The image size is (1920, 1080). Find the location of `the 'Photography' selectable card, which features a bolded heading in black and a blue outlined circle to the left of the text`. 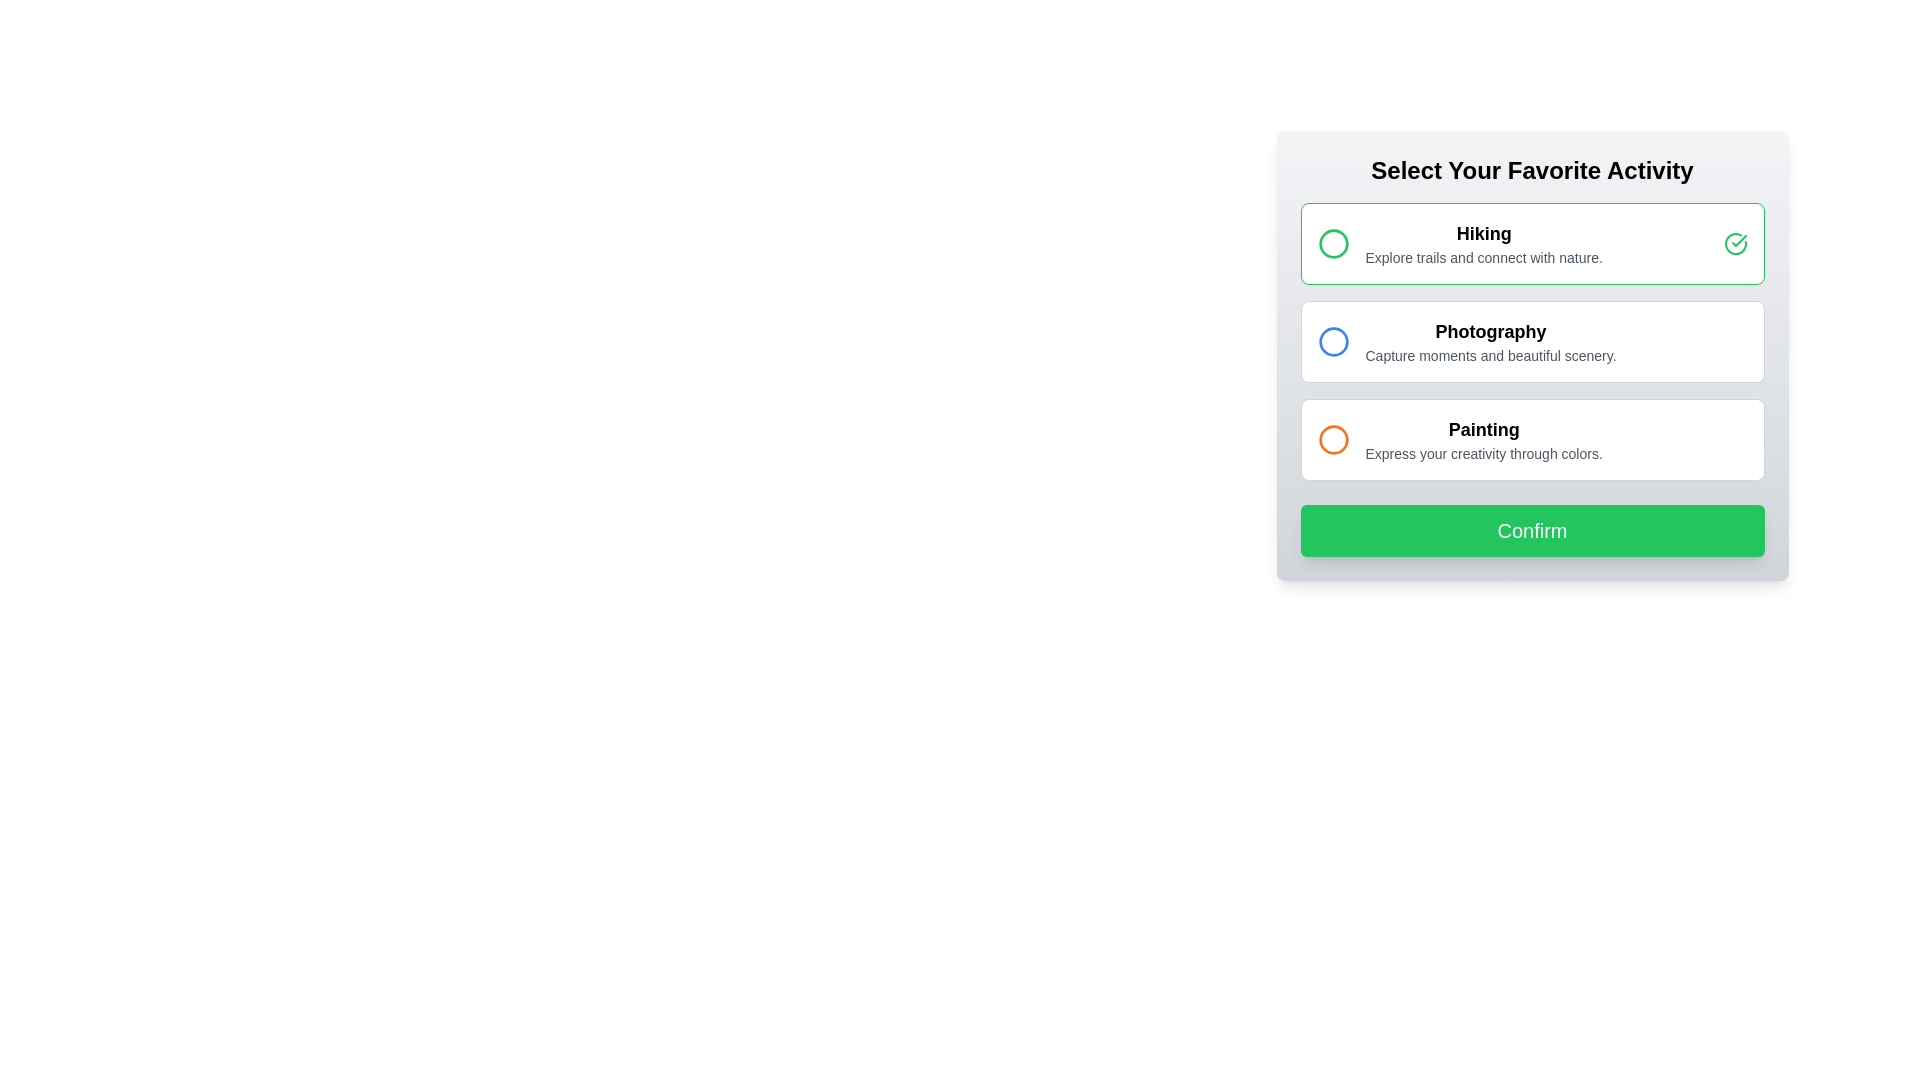

the 'Photography' selectable card, which features a bolded heading in black and a blue outlined circle to the left of the text is located at coordinates (1531, 341).